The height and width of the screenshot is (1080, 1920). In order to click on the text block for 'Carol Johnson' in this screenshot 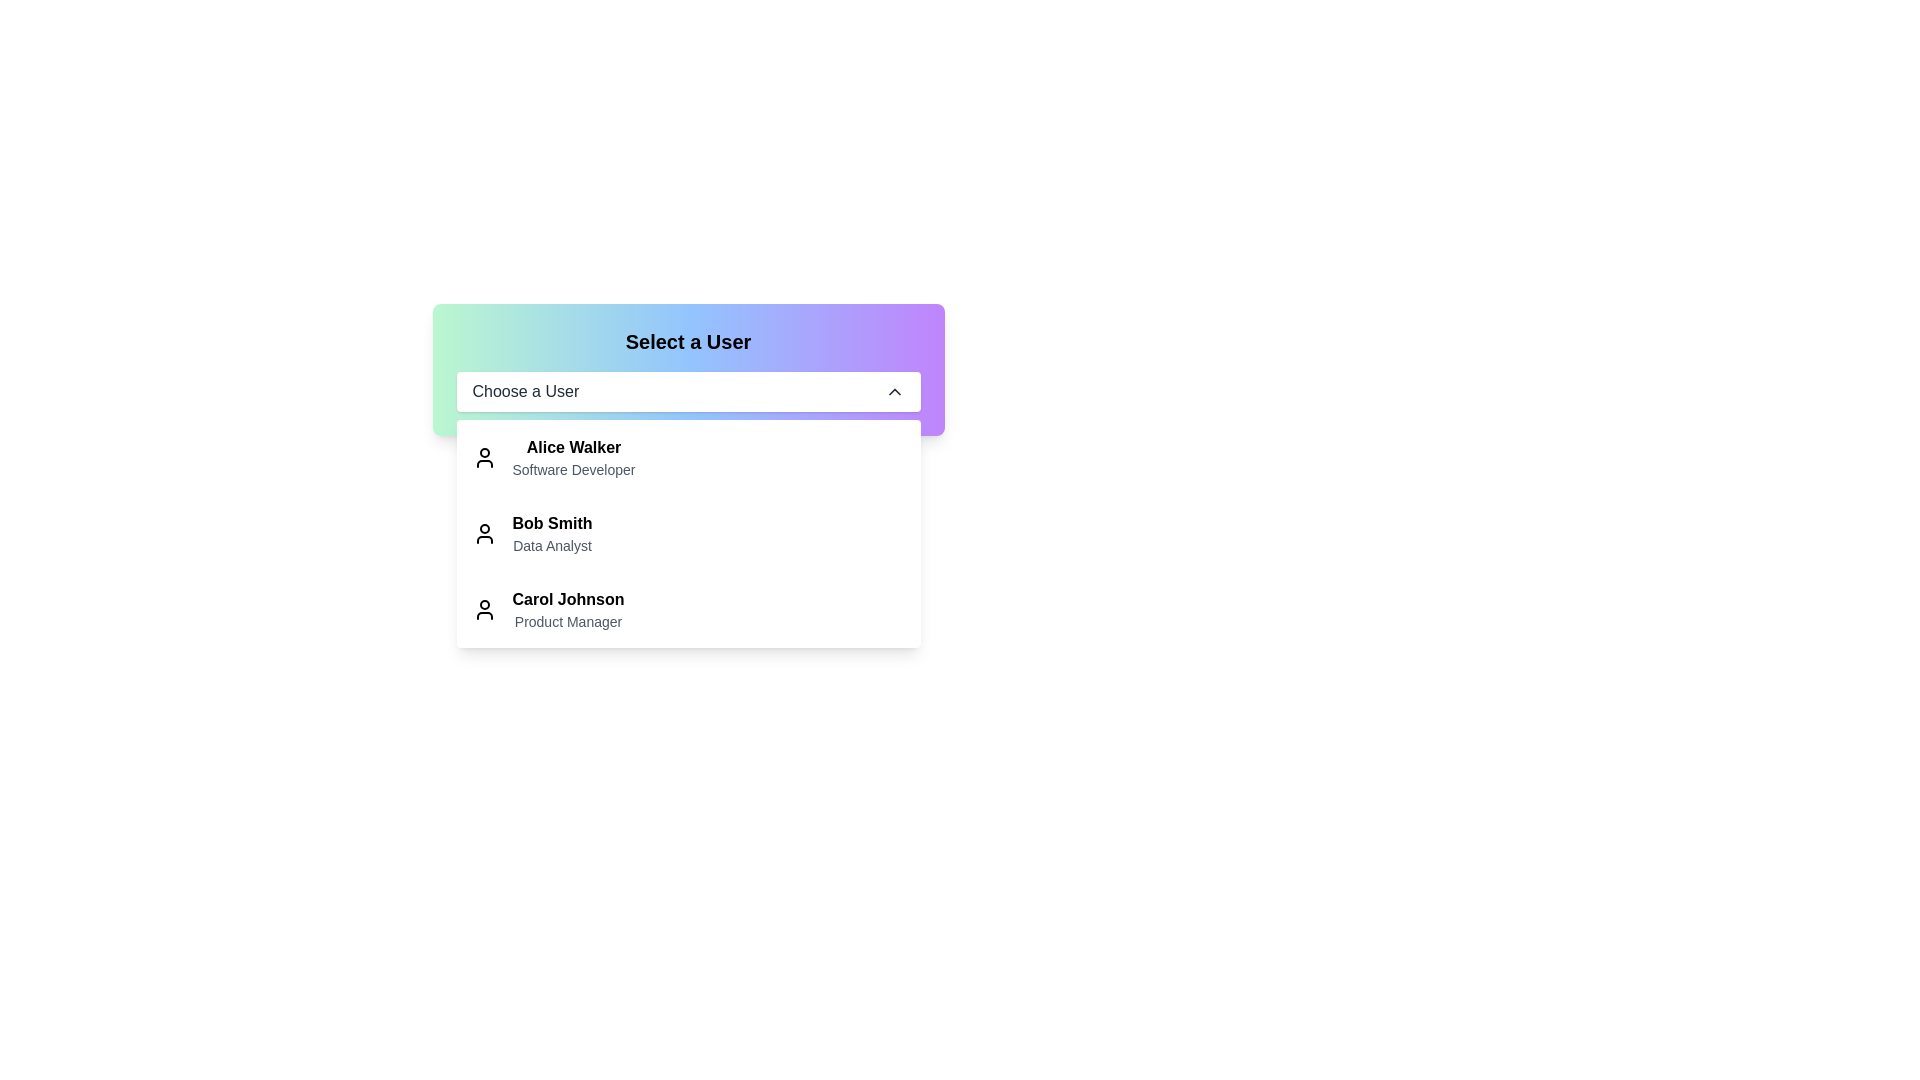, I will do `click(566, 608)`.